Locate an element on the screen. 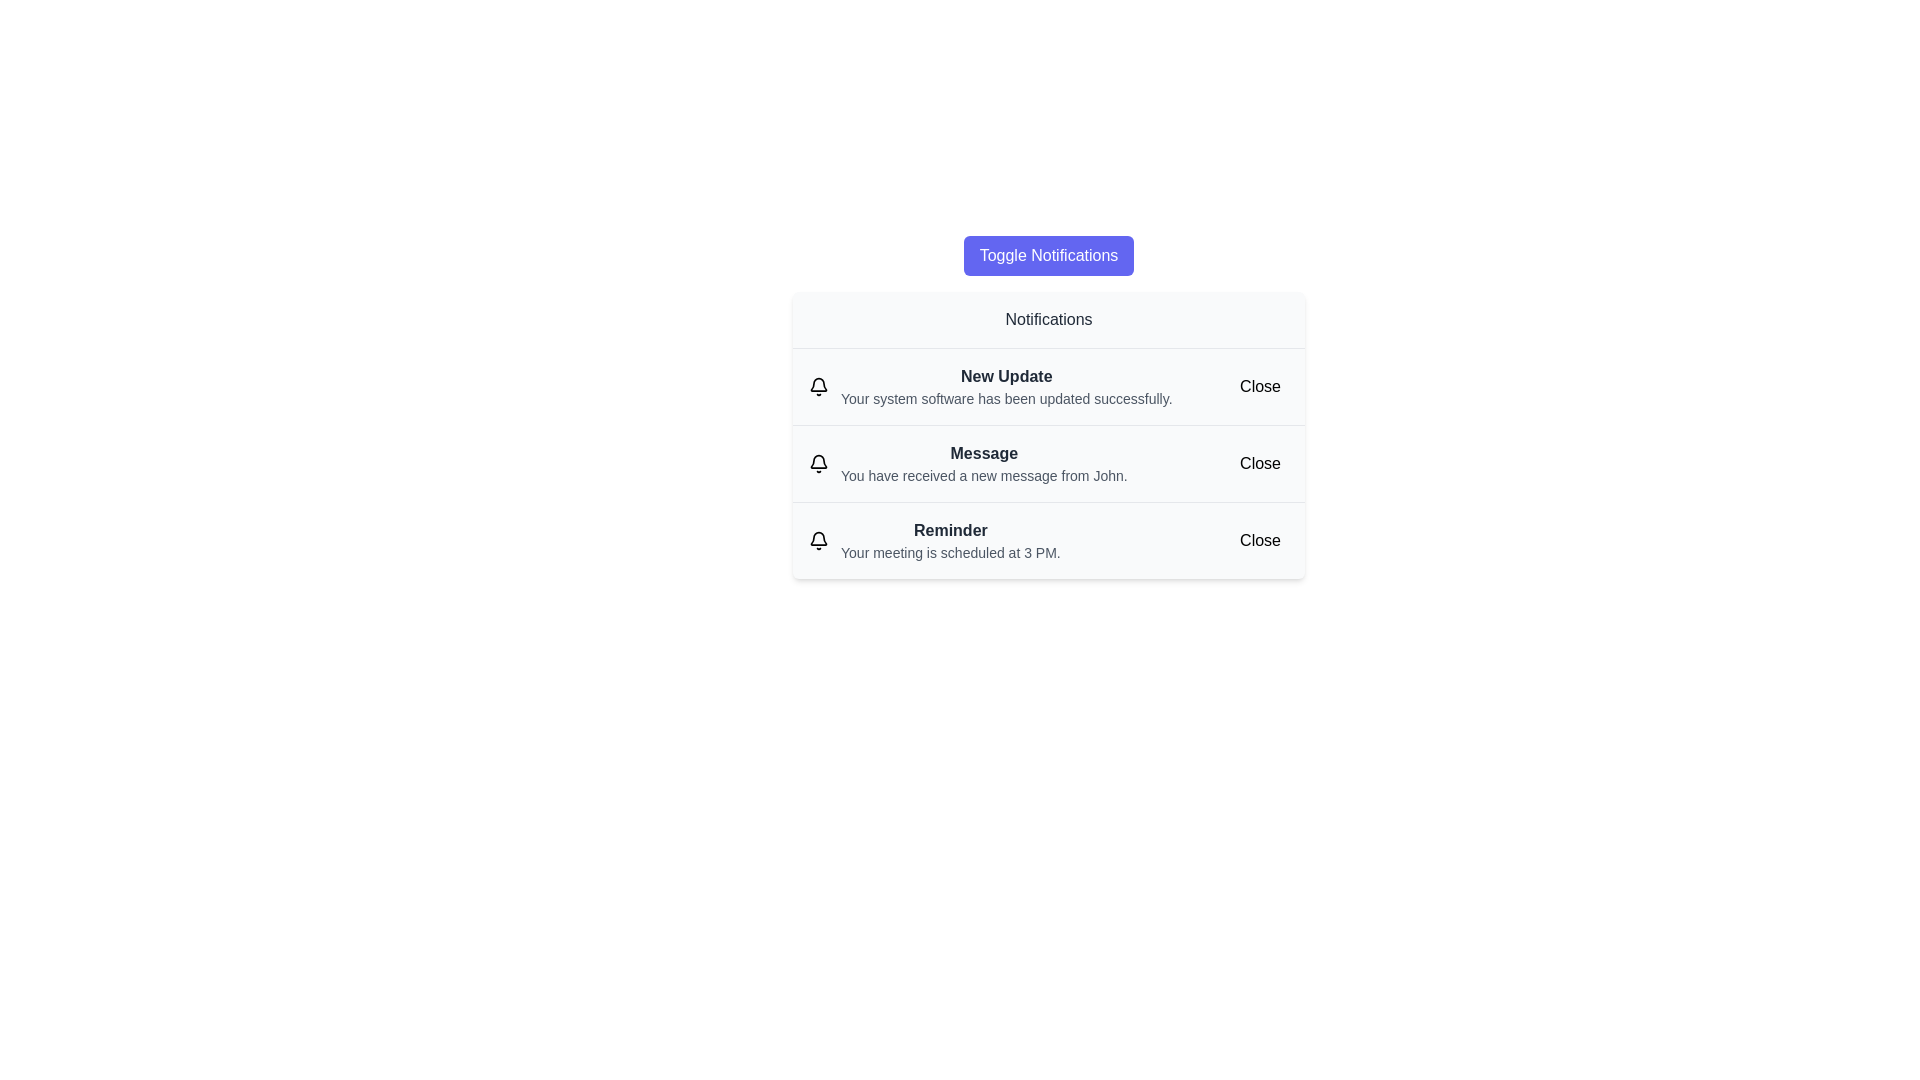 The height and width of the screenshot is (1080, 1920). information displayed in the text label that contains 'Your meeting is scheduled at 3 PM.' located below the 'Reminder' heading in the notification card interface is located at coordinates (949, 552).